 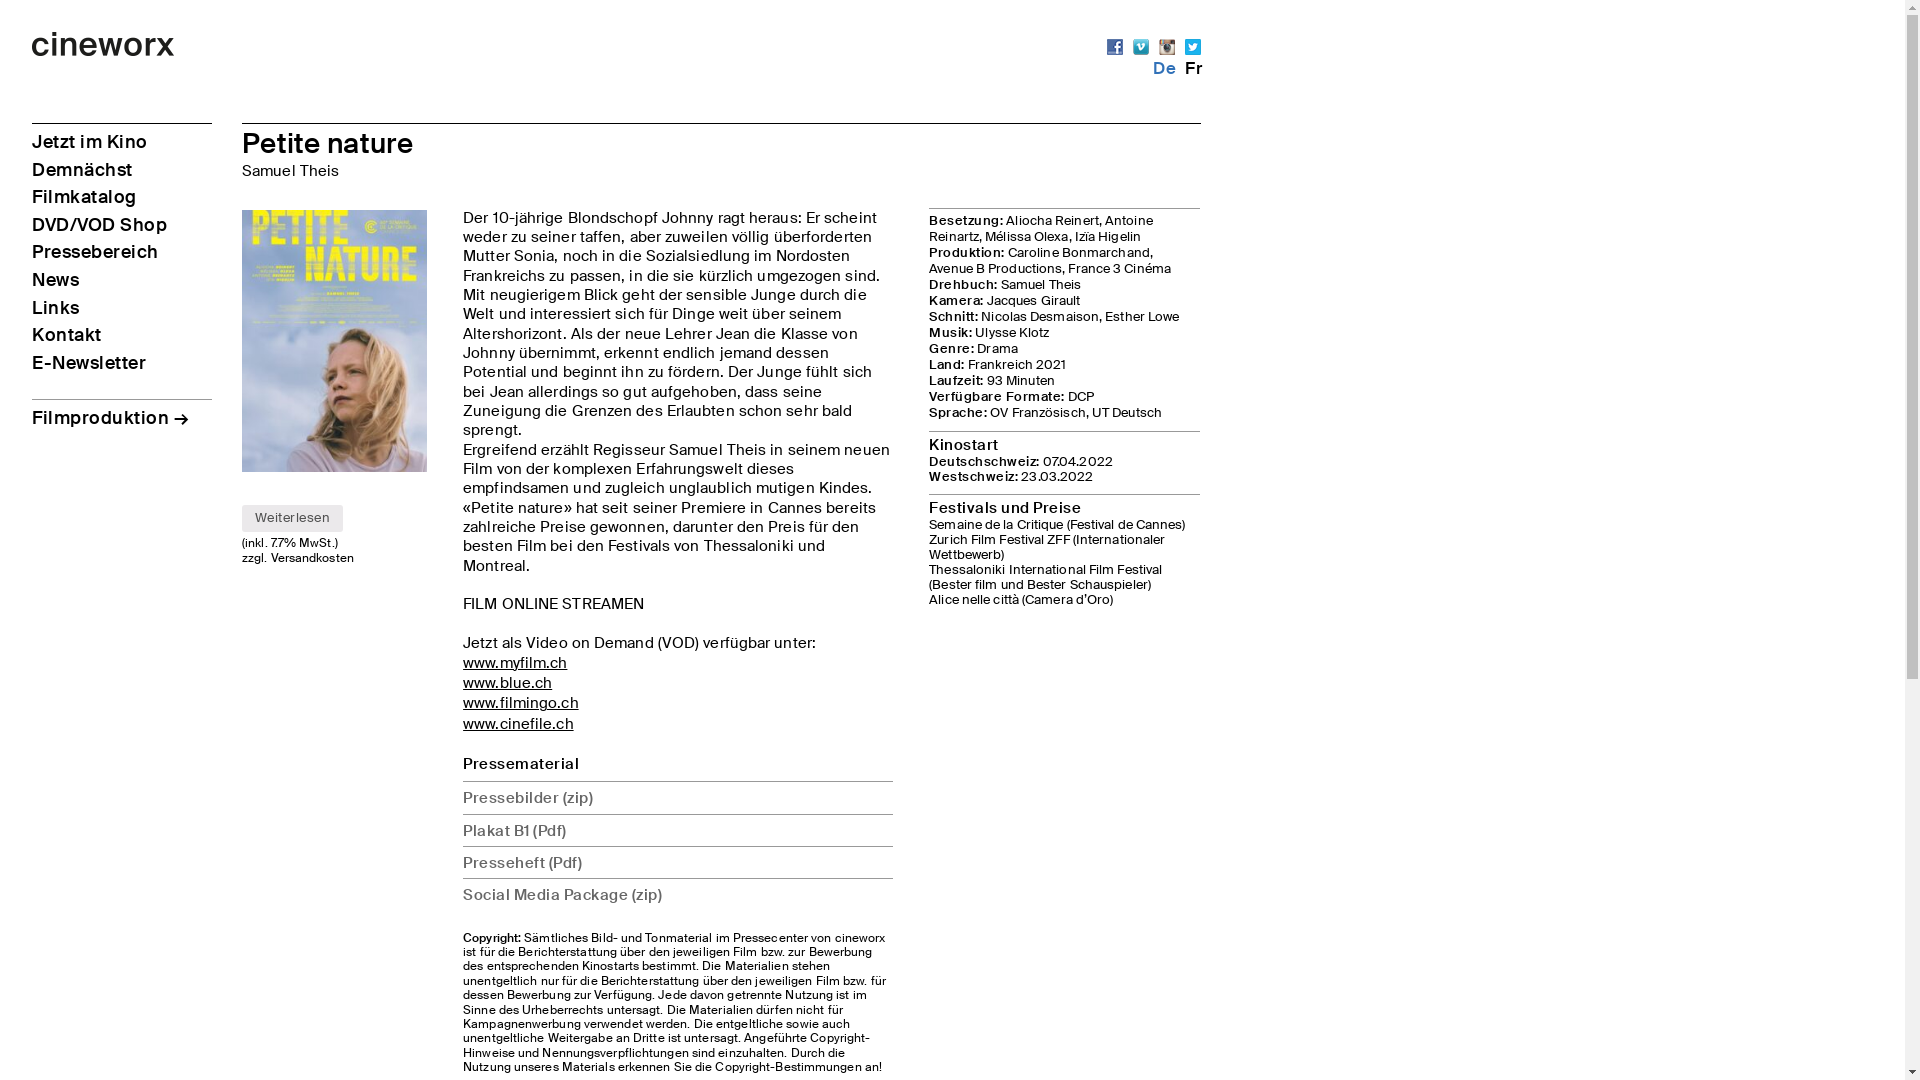 What do you see at coordinates (55, 280) in the screenshot?
I see `'News'` at bounding box center [55, 280].